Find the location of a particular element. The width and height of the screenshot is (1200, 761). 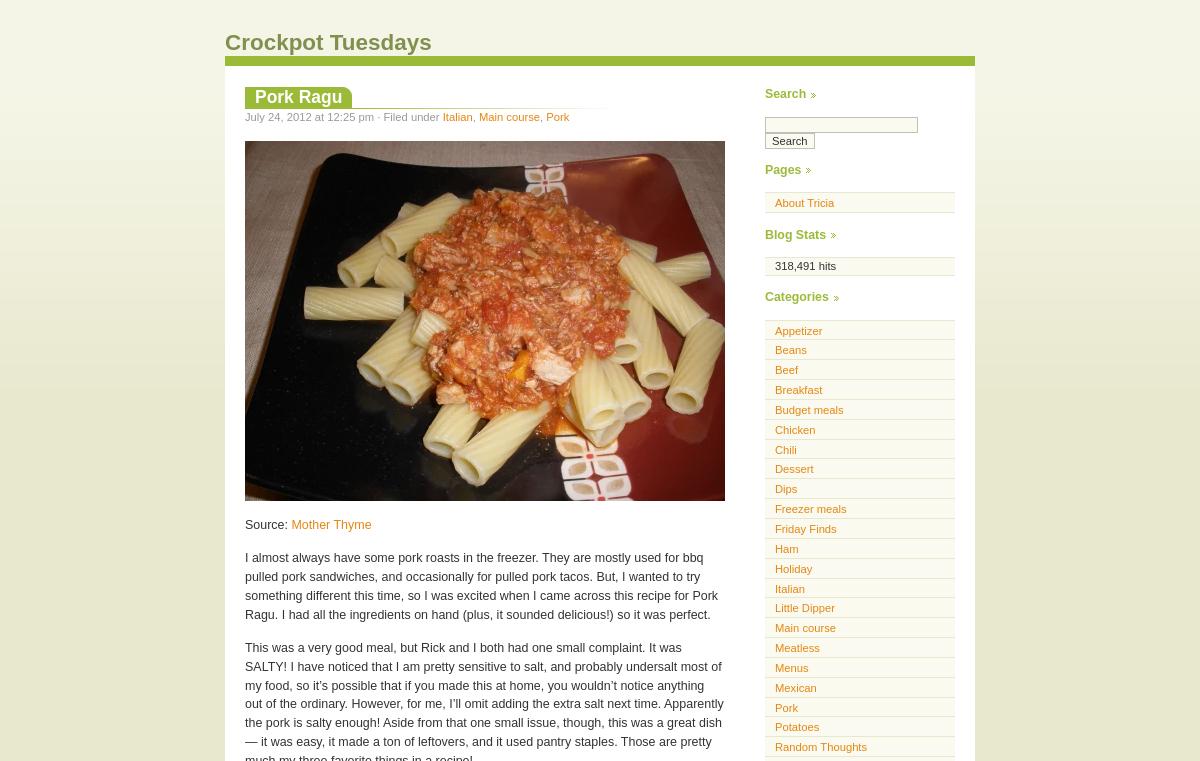

'Breakfast' is located at coordinates (797, 390).